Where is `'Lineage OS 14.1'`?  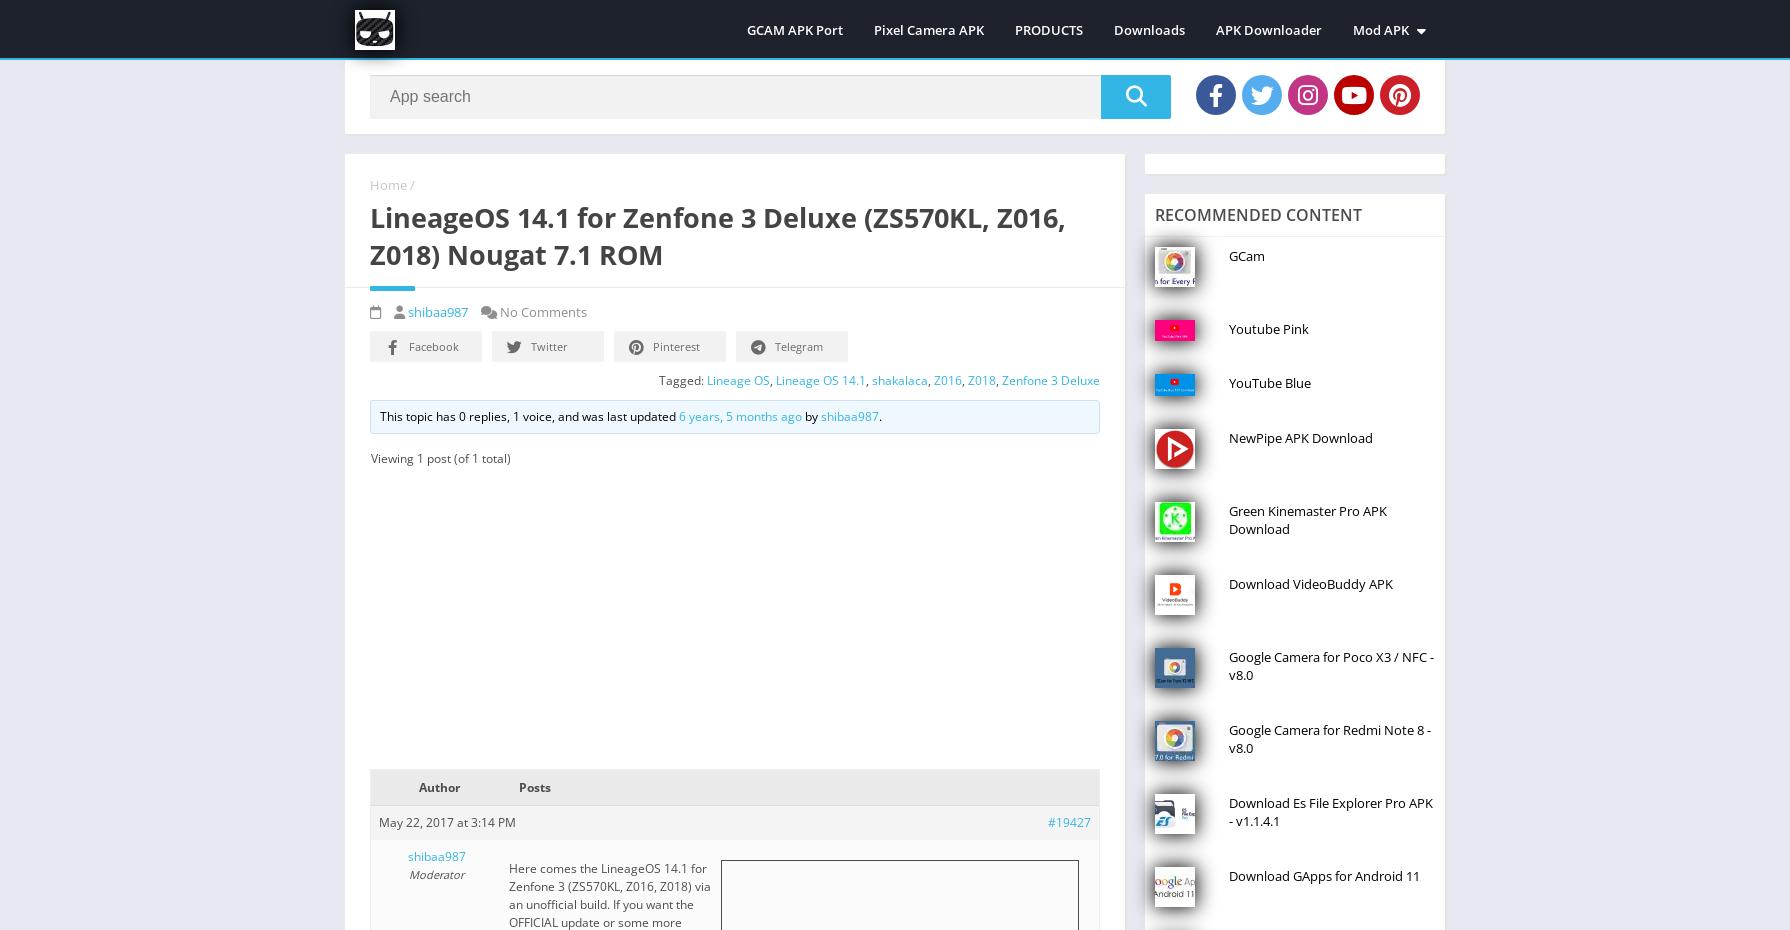
'Lineage OS 14.1' is located at coordinates (774, 378).